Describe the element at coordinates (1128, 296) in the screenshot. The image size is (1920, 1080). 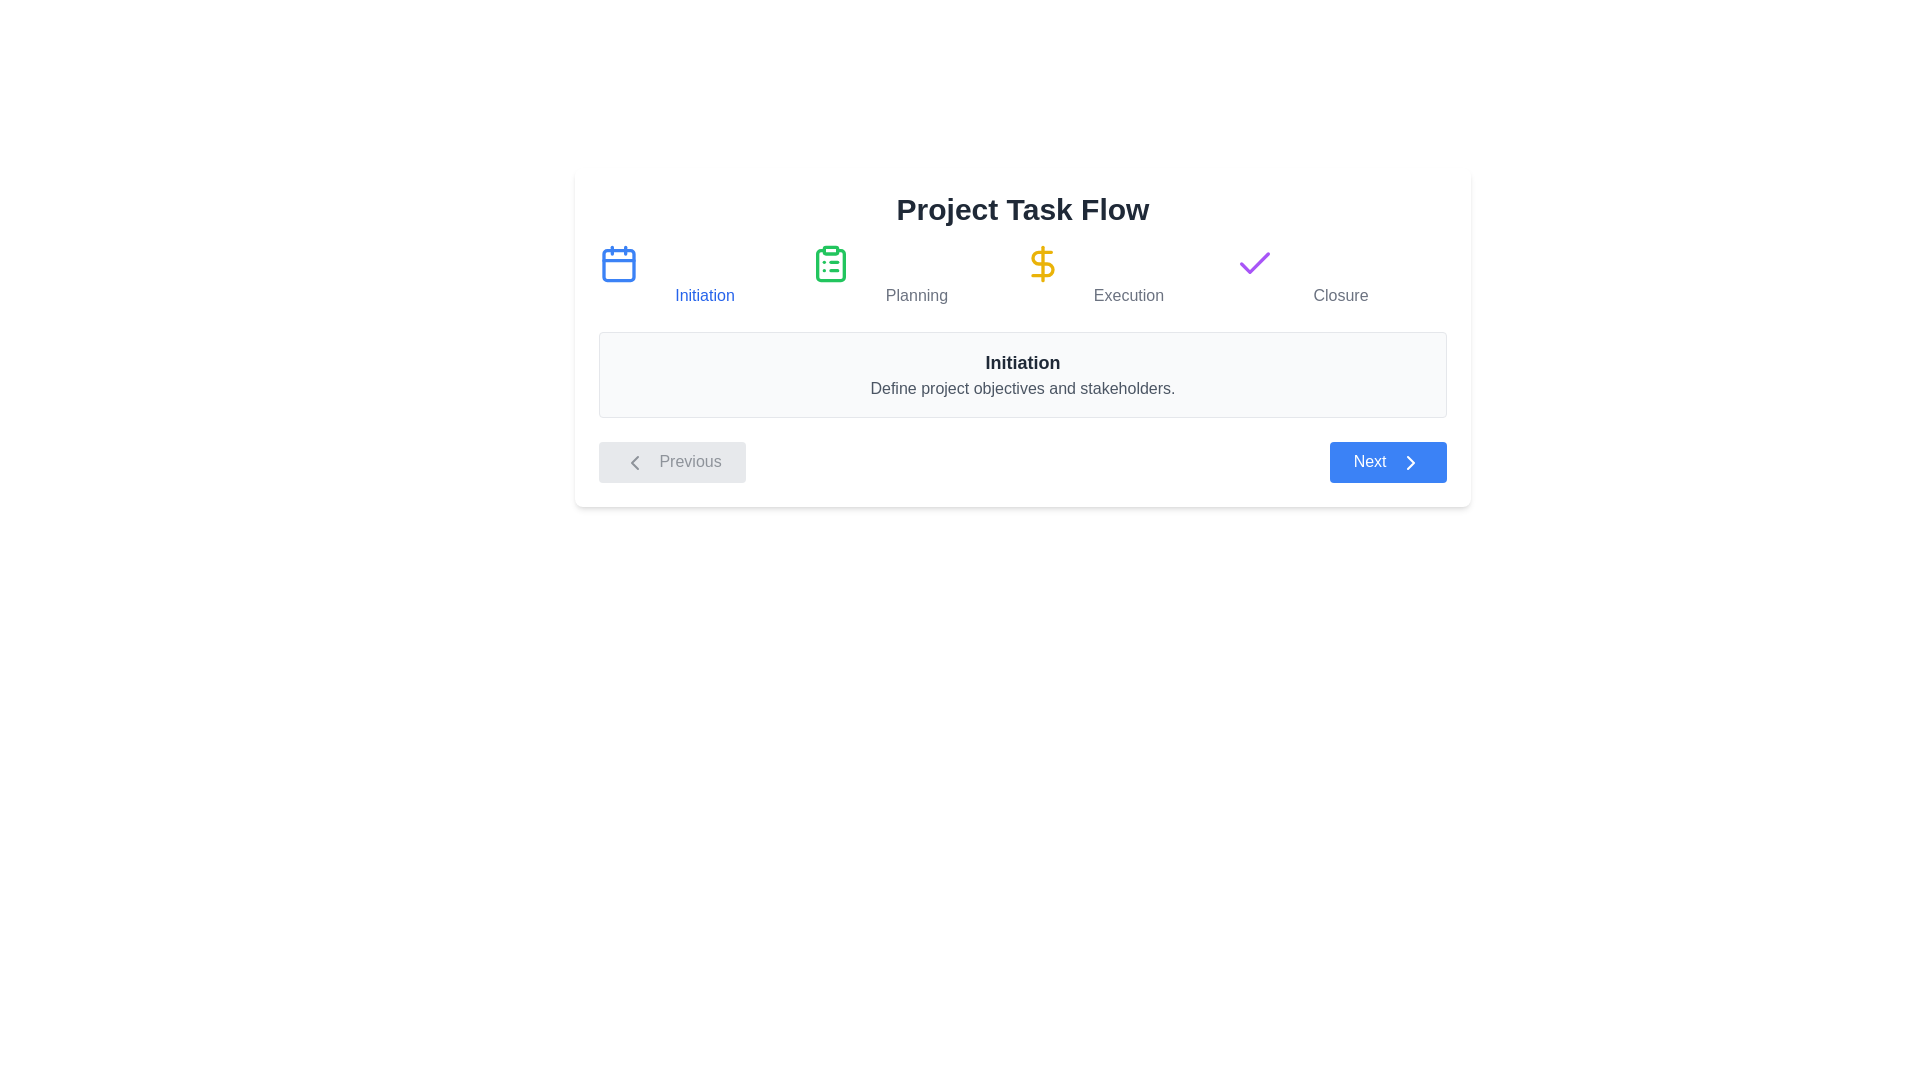
I see `the text label reading 'Execution', which is centrally placed below a yellow dollar sign icon in the third section of a four-part horizontal navigation component` at that location.